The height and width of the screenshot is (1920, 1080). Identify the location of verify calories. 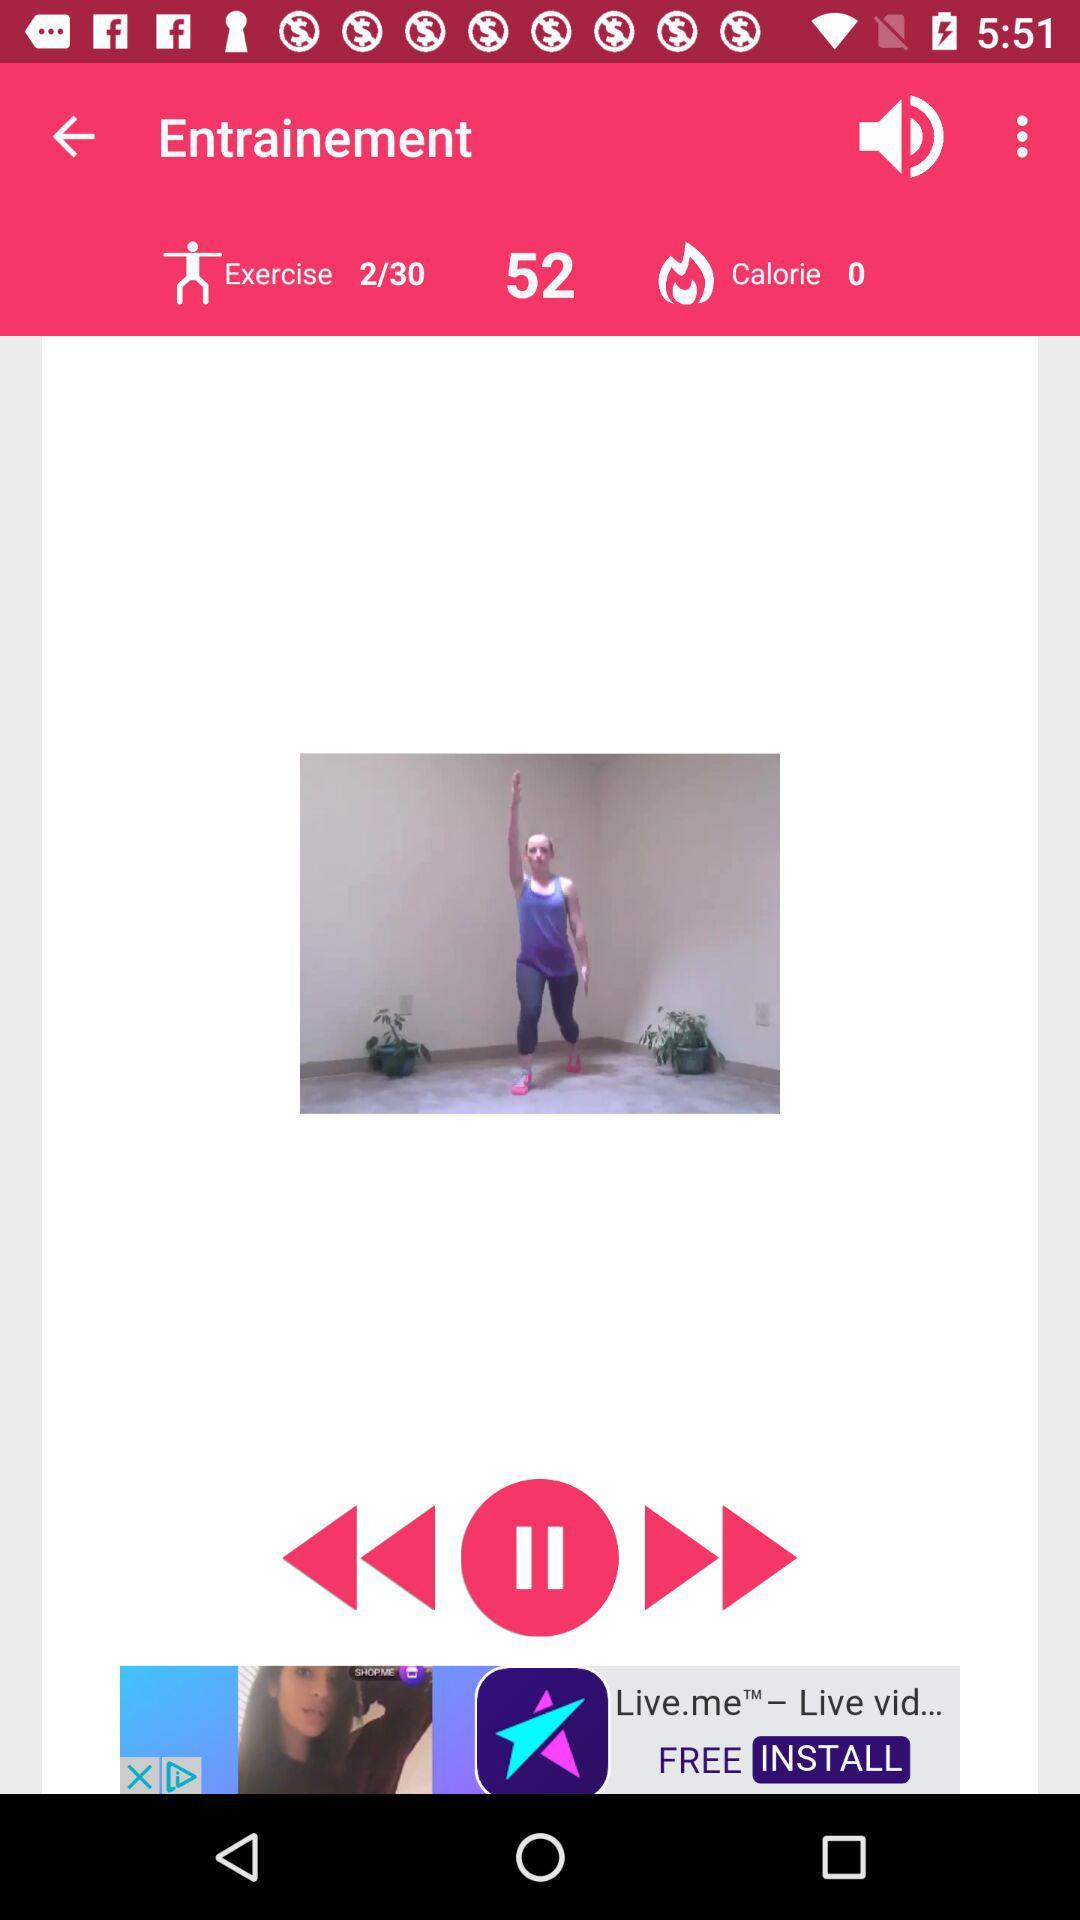
(685, 272).